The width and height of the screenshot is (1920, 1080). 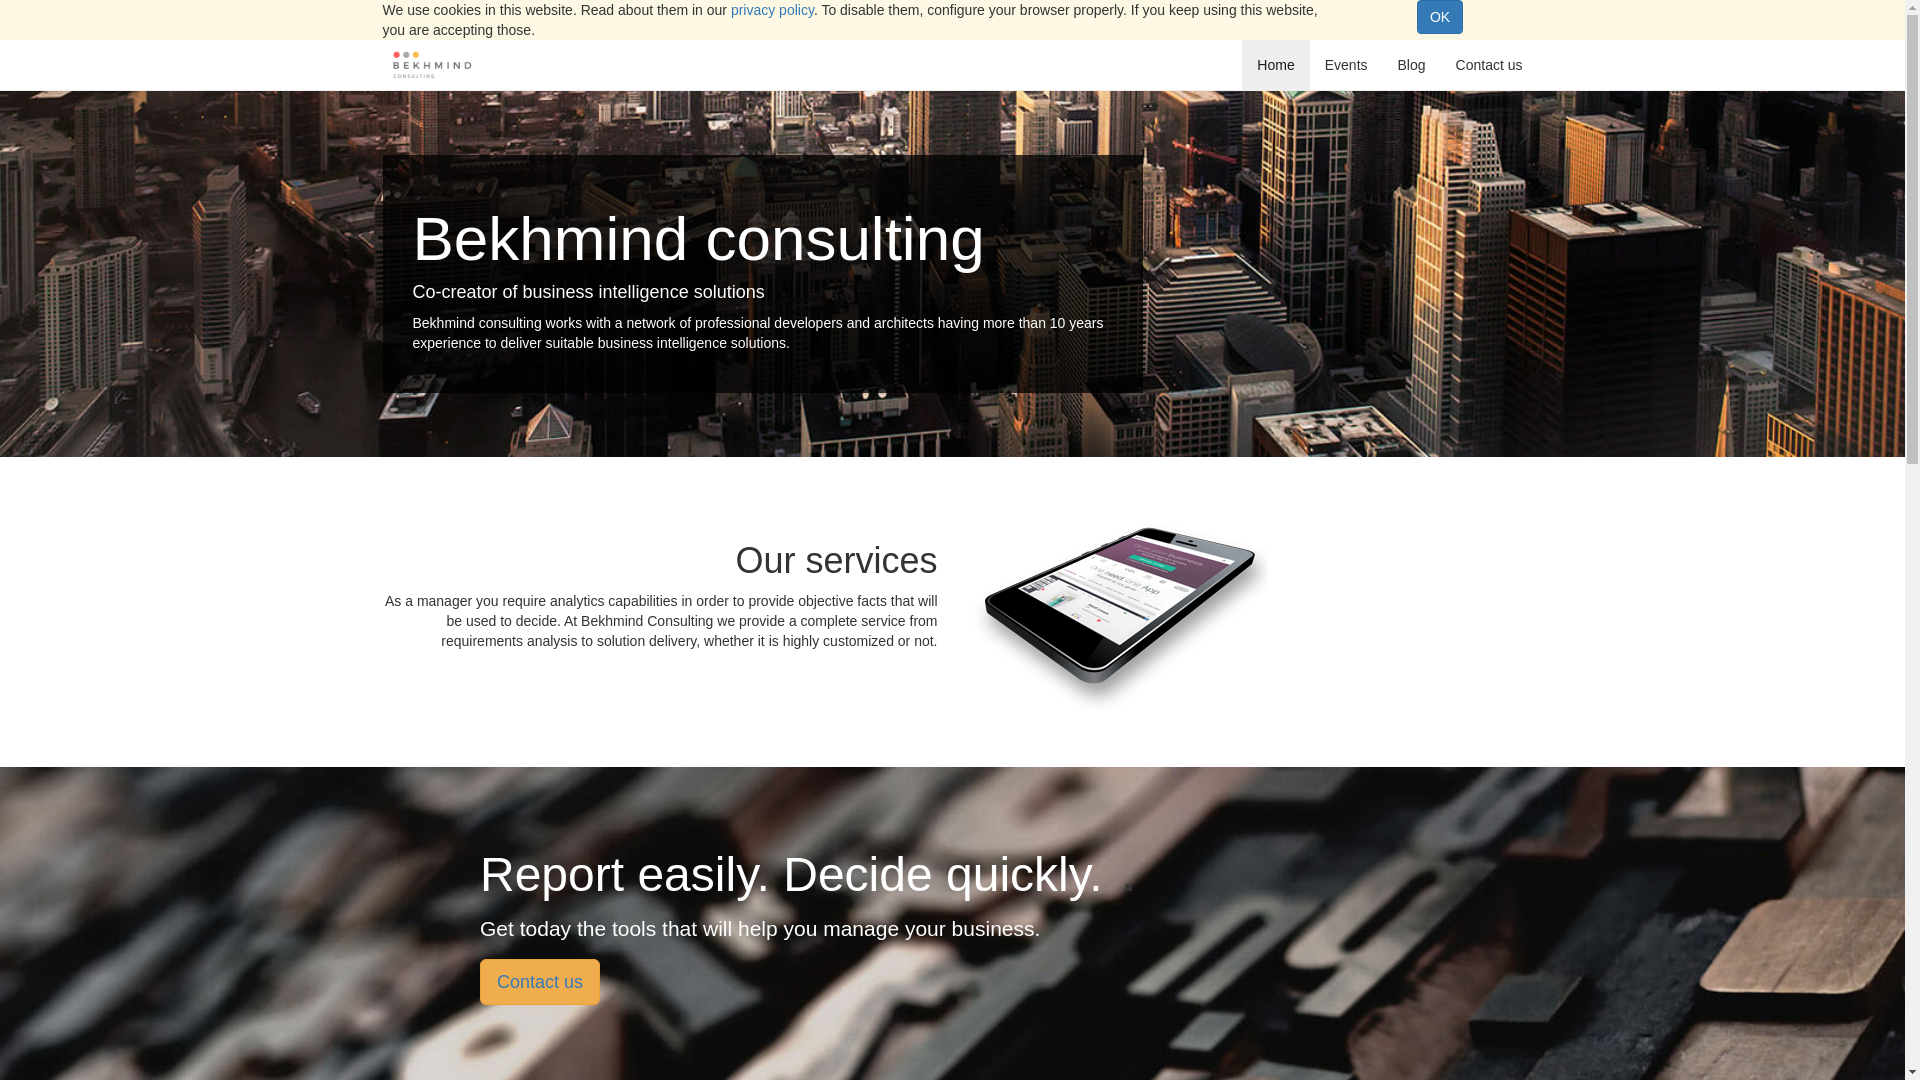 What do you see at coordinates (1274, 64) in the screenshot?
I see `'Home'` at bounding box center [1274, 64].